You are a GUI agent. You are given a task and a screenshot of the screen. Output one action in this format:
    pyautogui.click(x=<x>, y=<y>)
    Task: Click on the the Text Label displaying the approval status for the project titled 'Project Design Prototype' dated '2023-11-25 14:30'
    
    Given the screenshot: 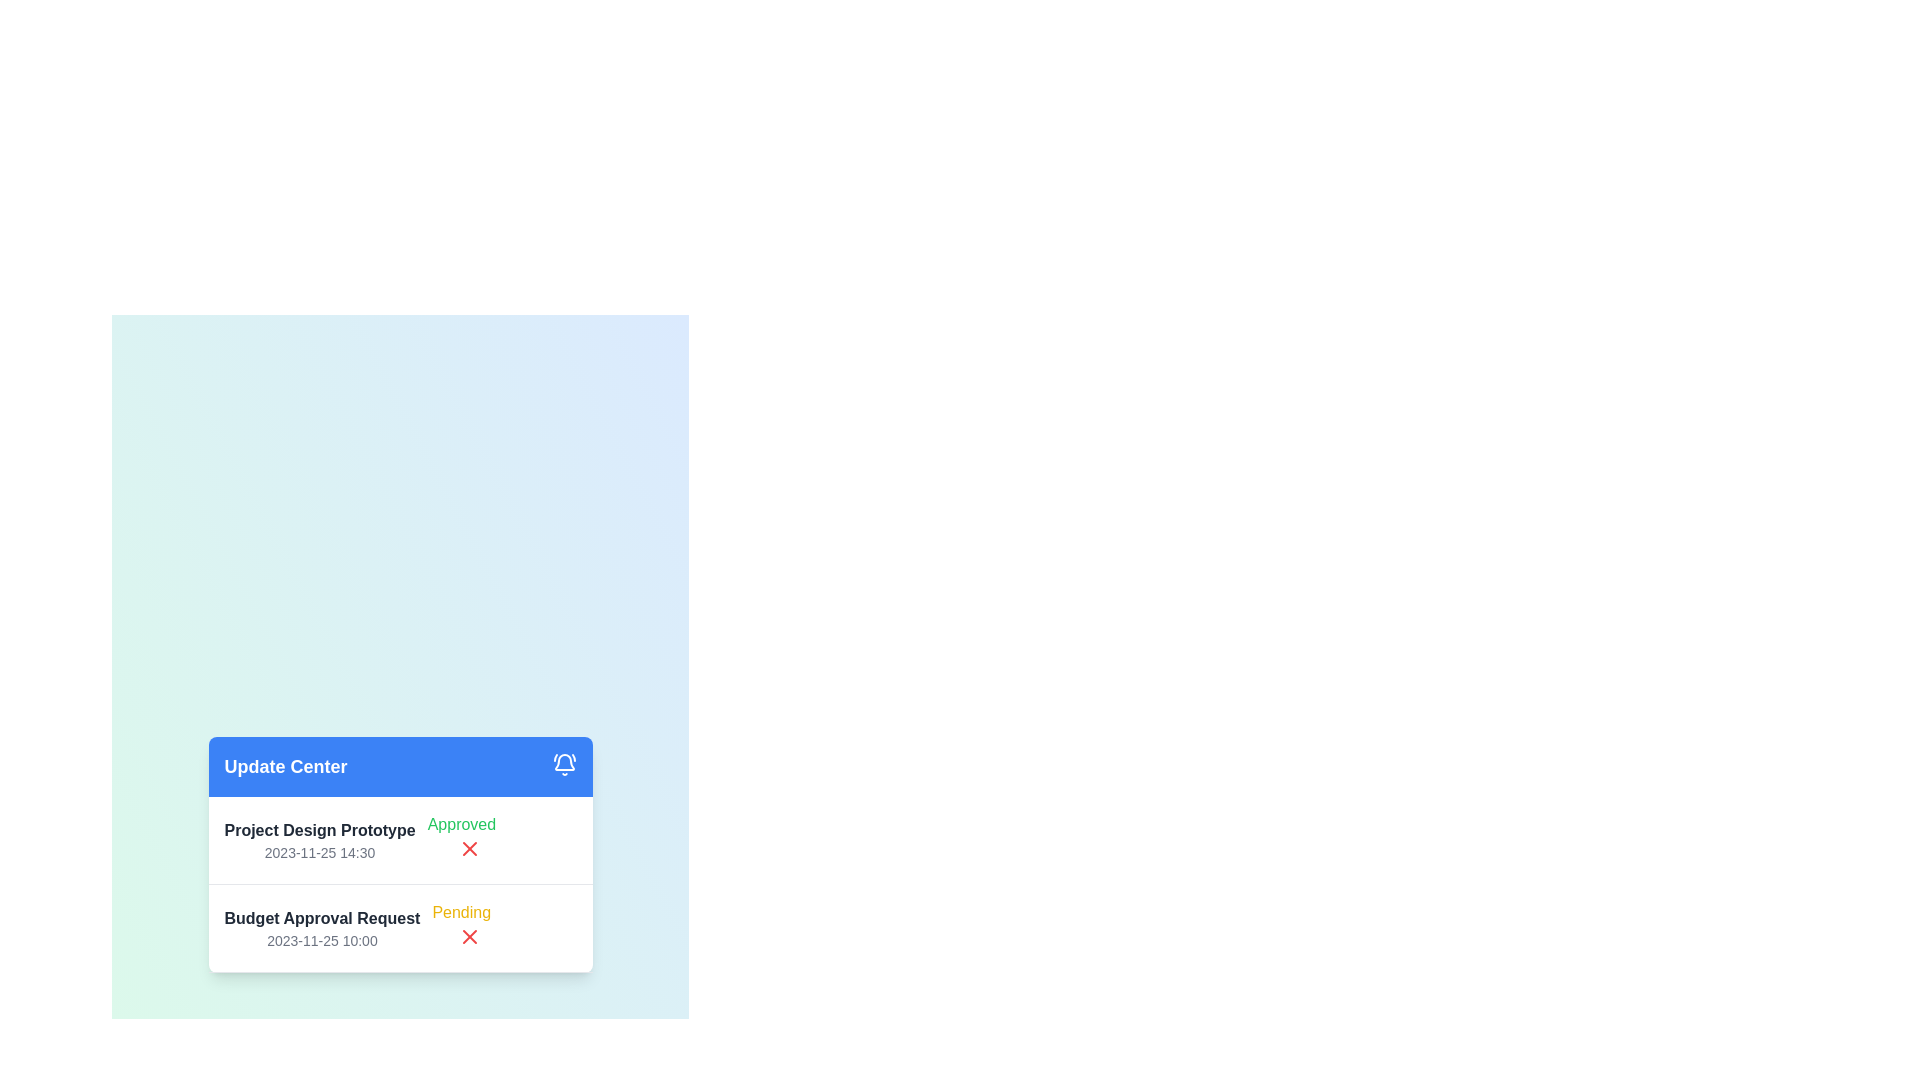 What is the action you would take?
    pyautogui.click(x=460, y=840)
    